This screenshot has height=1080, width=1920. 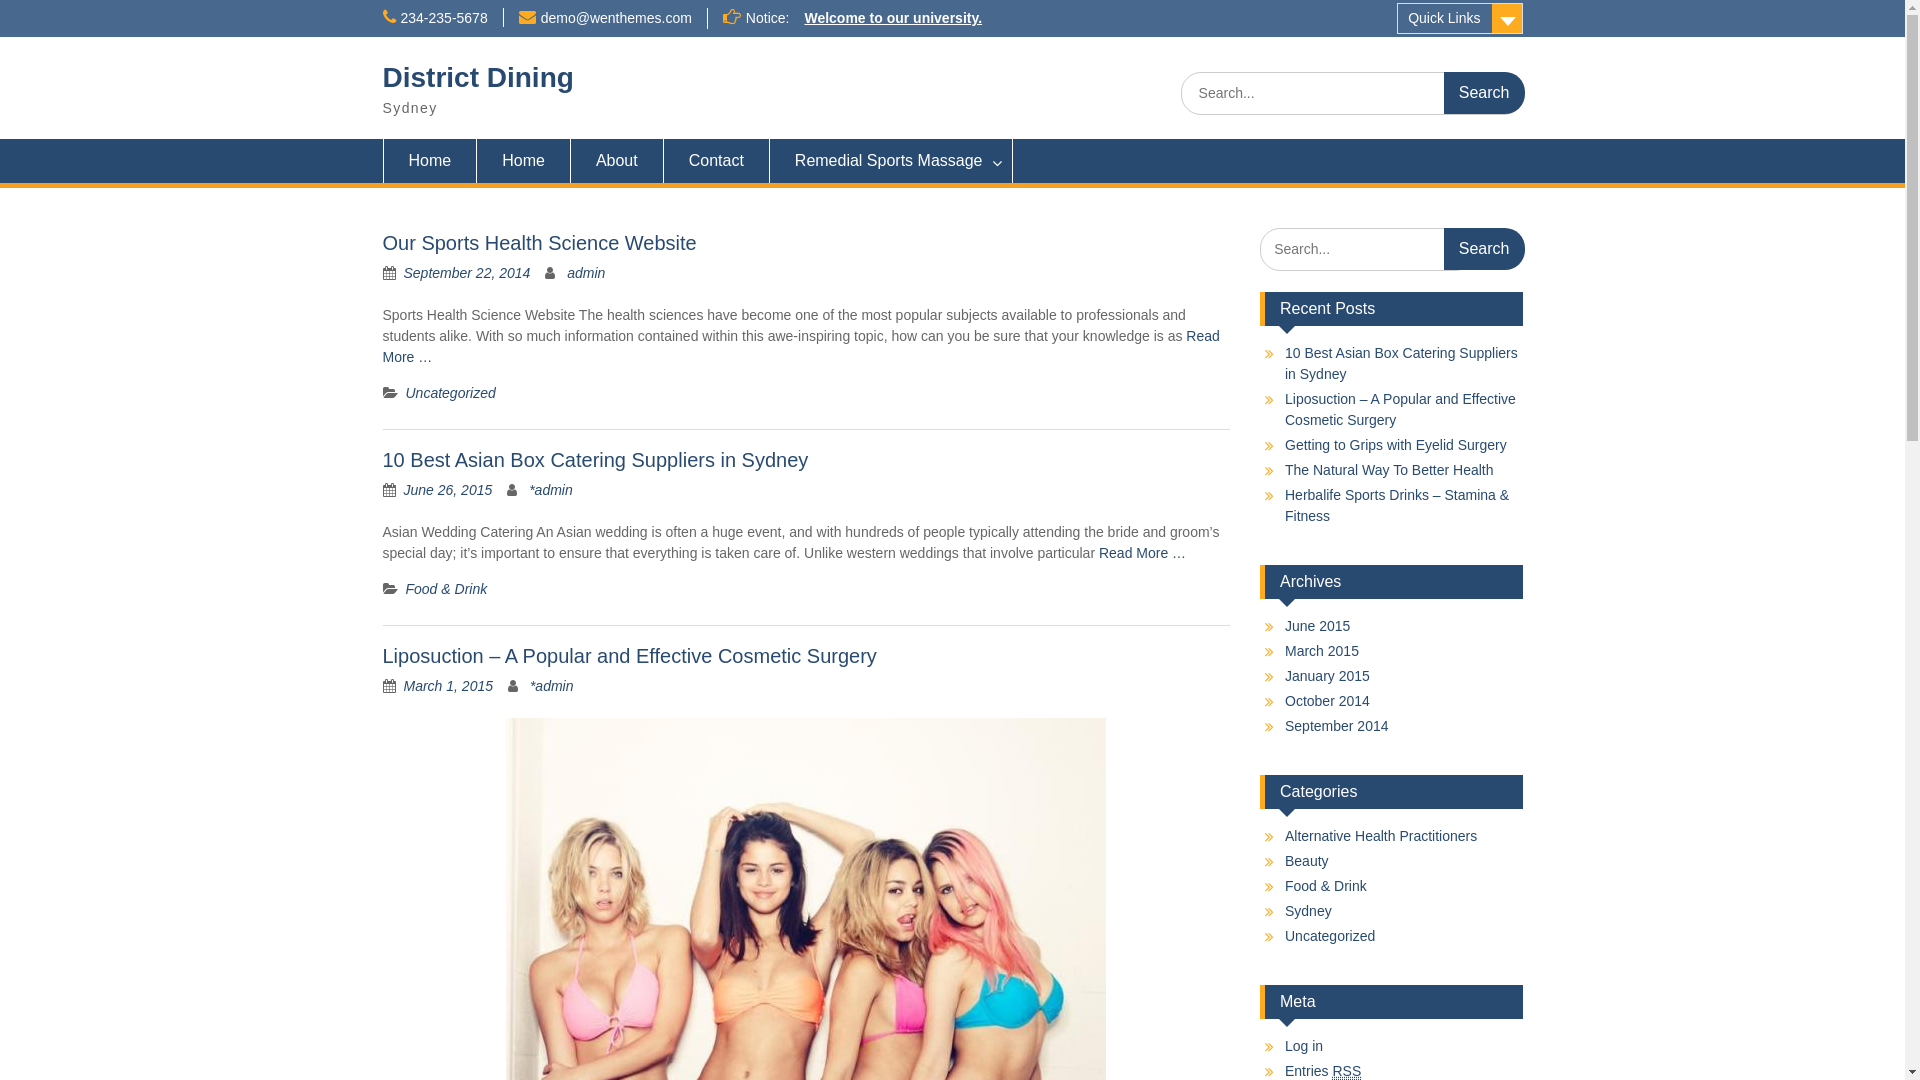 What do you see at coordinates (448, 685) in the screenshot?
I see `'March 1, 2015'` at bounding box center [448, 685].